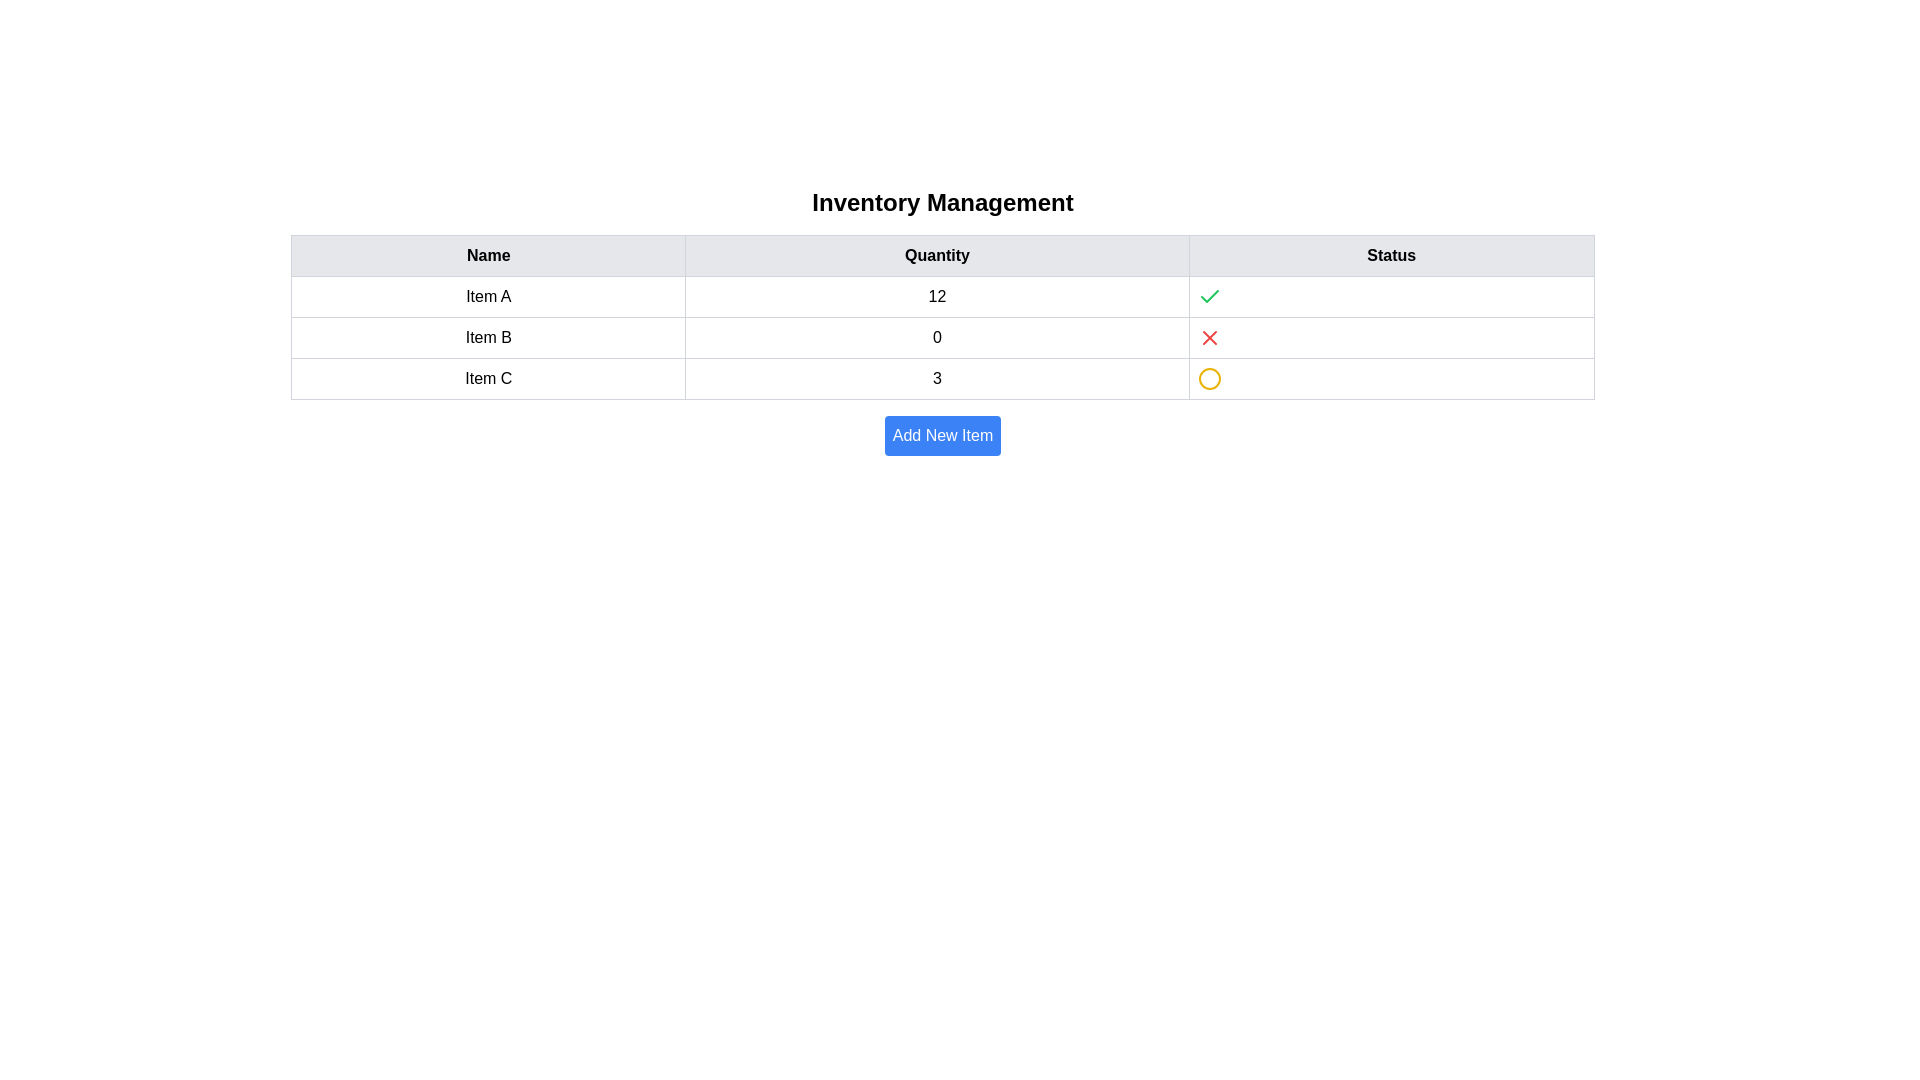 Image resolution: width=1920 pixels, height=1080 pixels. What do you see at coordinates (488, 297) in the screenshot?
I see `the Text Label displaying 'Item A', which is located in the first row of the table under the 'Name' header` at bounding box center [488, 297].